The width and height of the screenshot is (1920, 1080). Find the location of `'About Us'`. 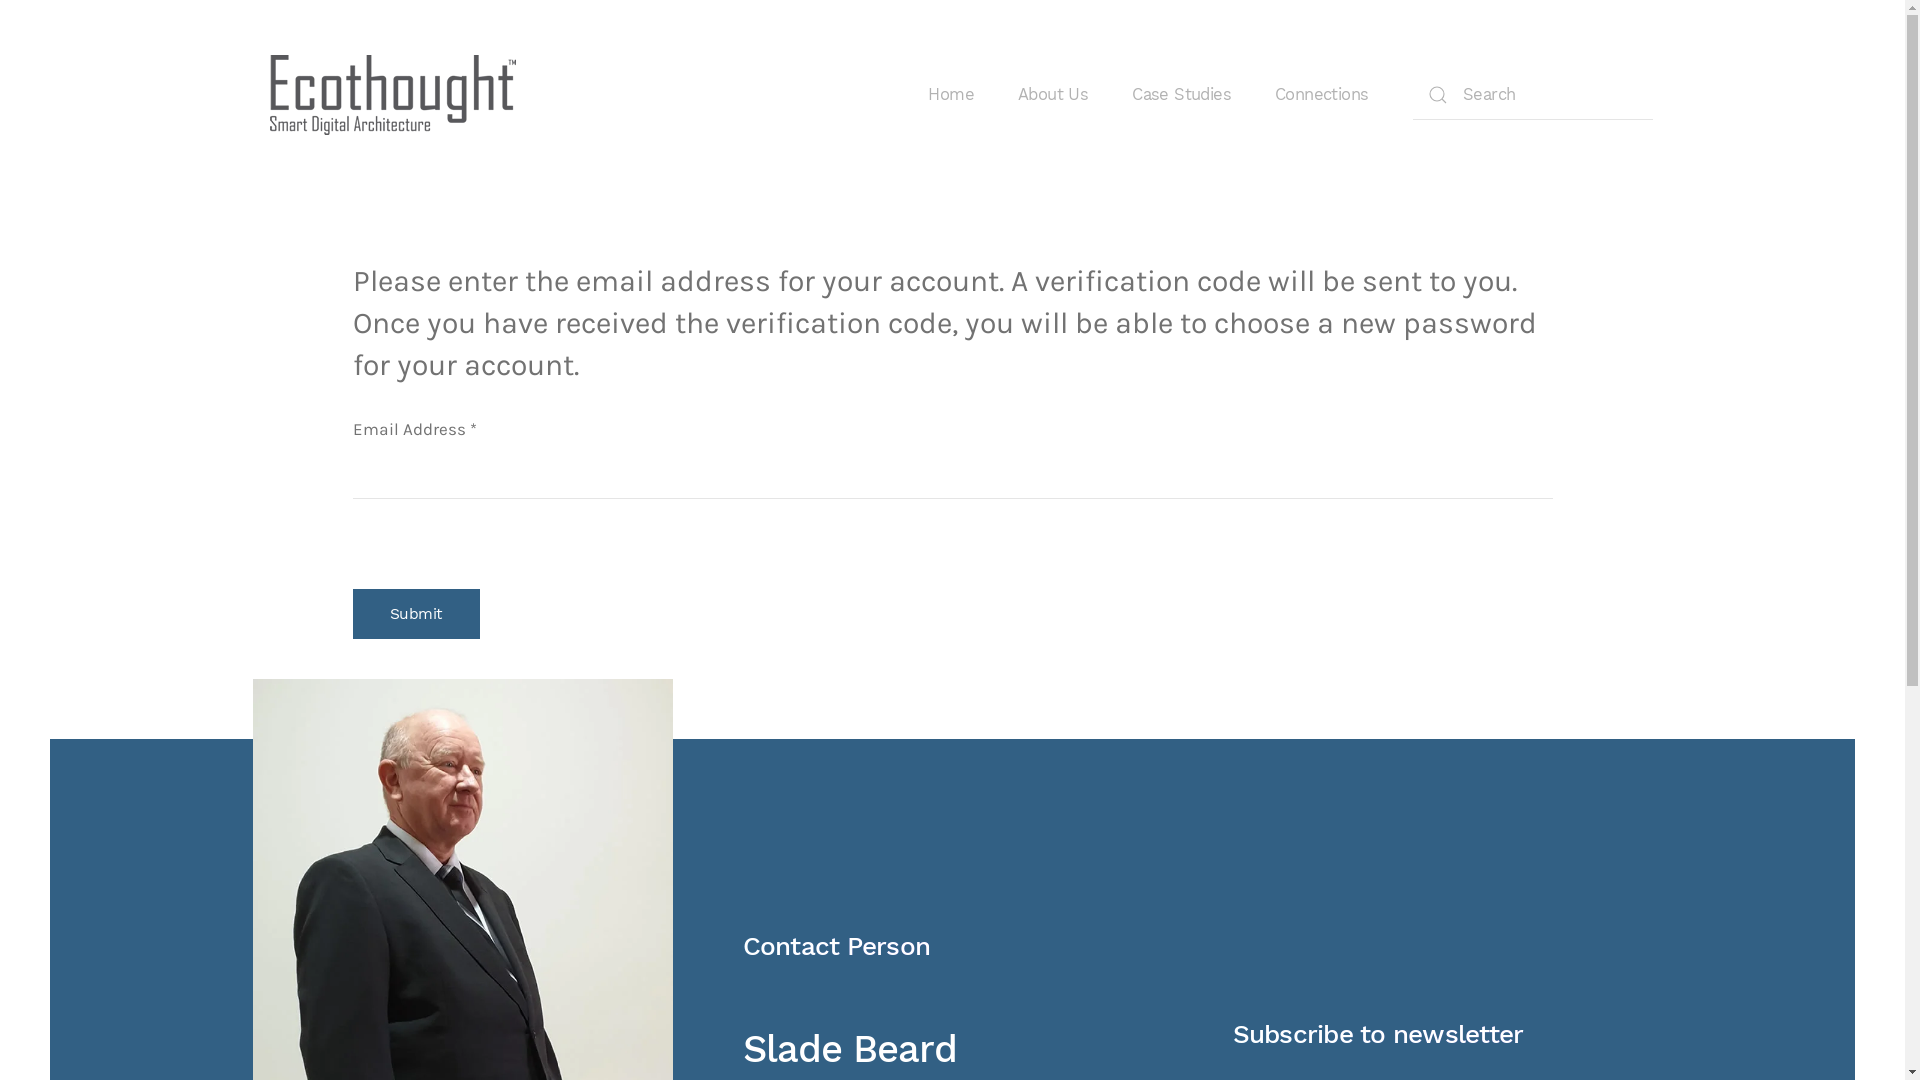

'About Us' is located at coordinates (1051, 95).